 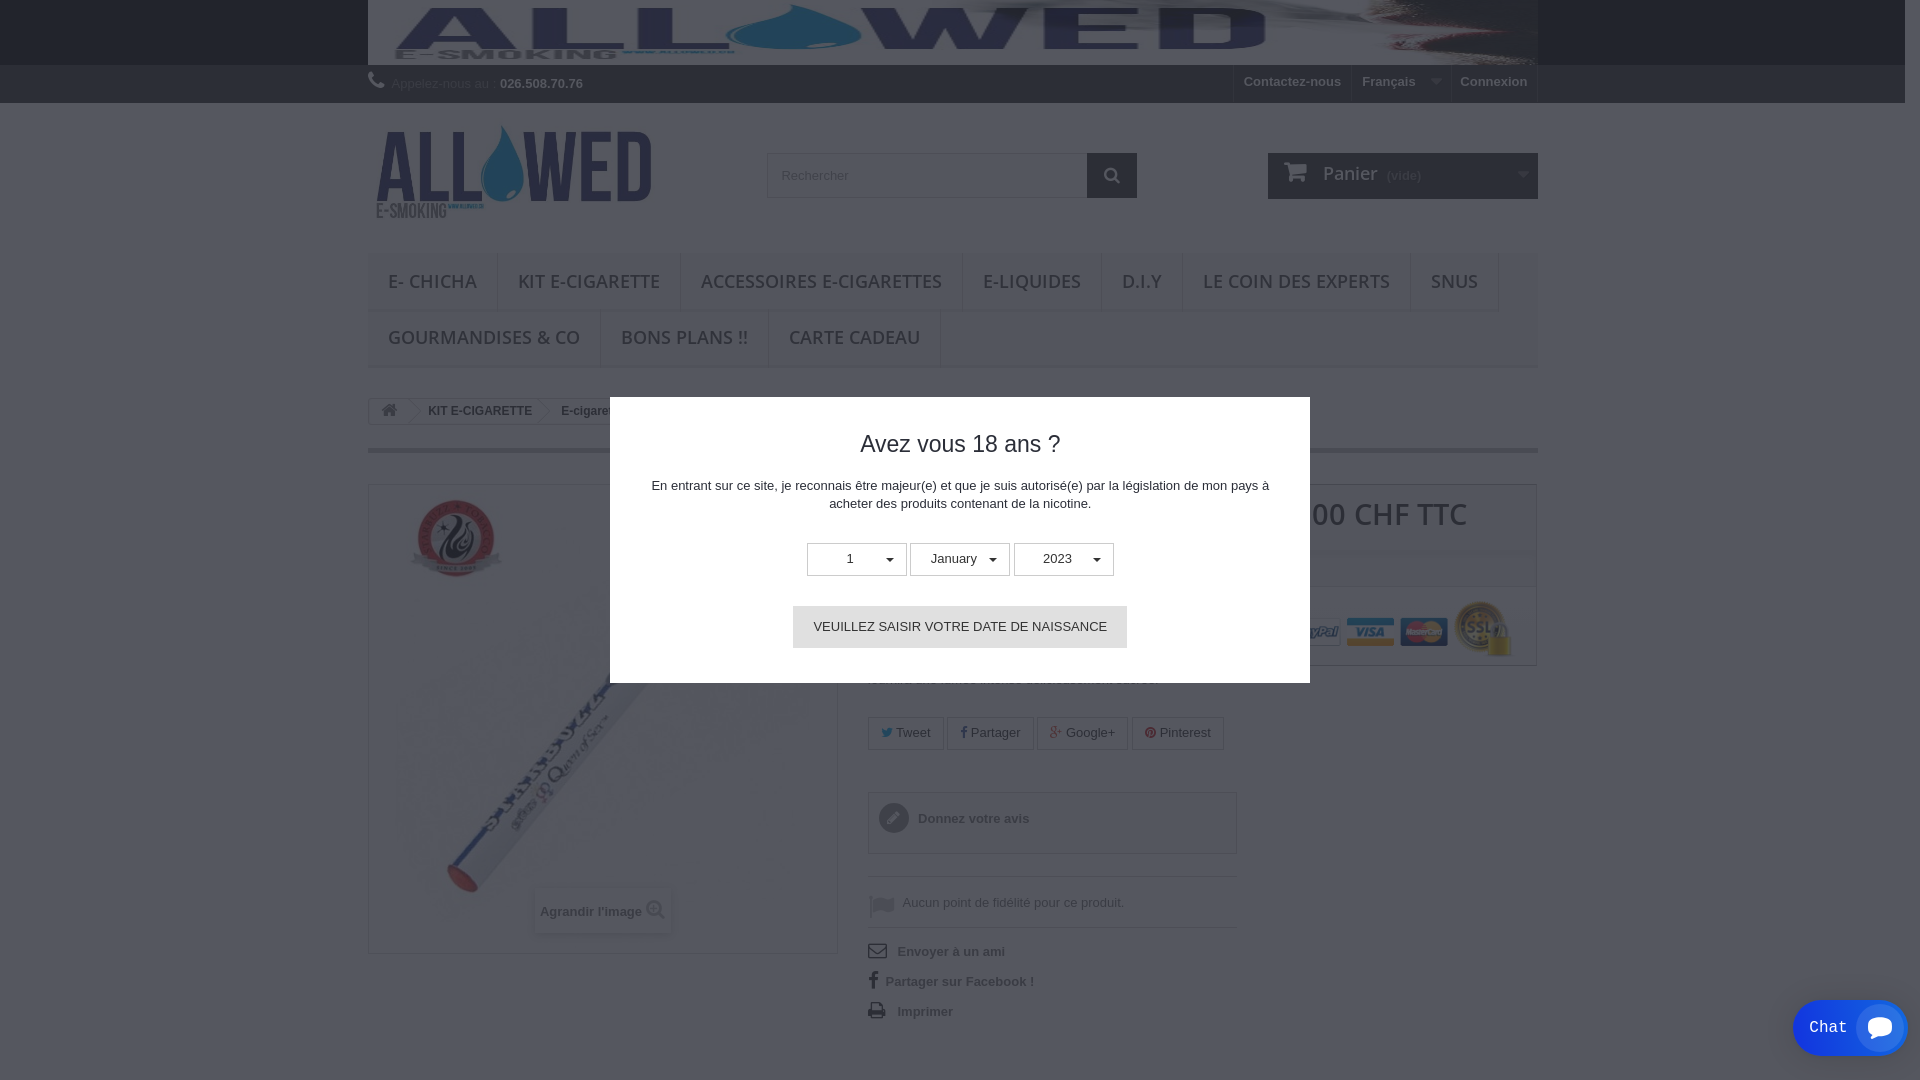 What do you see at coordinates (961, 282) in the screenshot?
I see `'E-LIQUIDES'` at bounding box center [961, 282].